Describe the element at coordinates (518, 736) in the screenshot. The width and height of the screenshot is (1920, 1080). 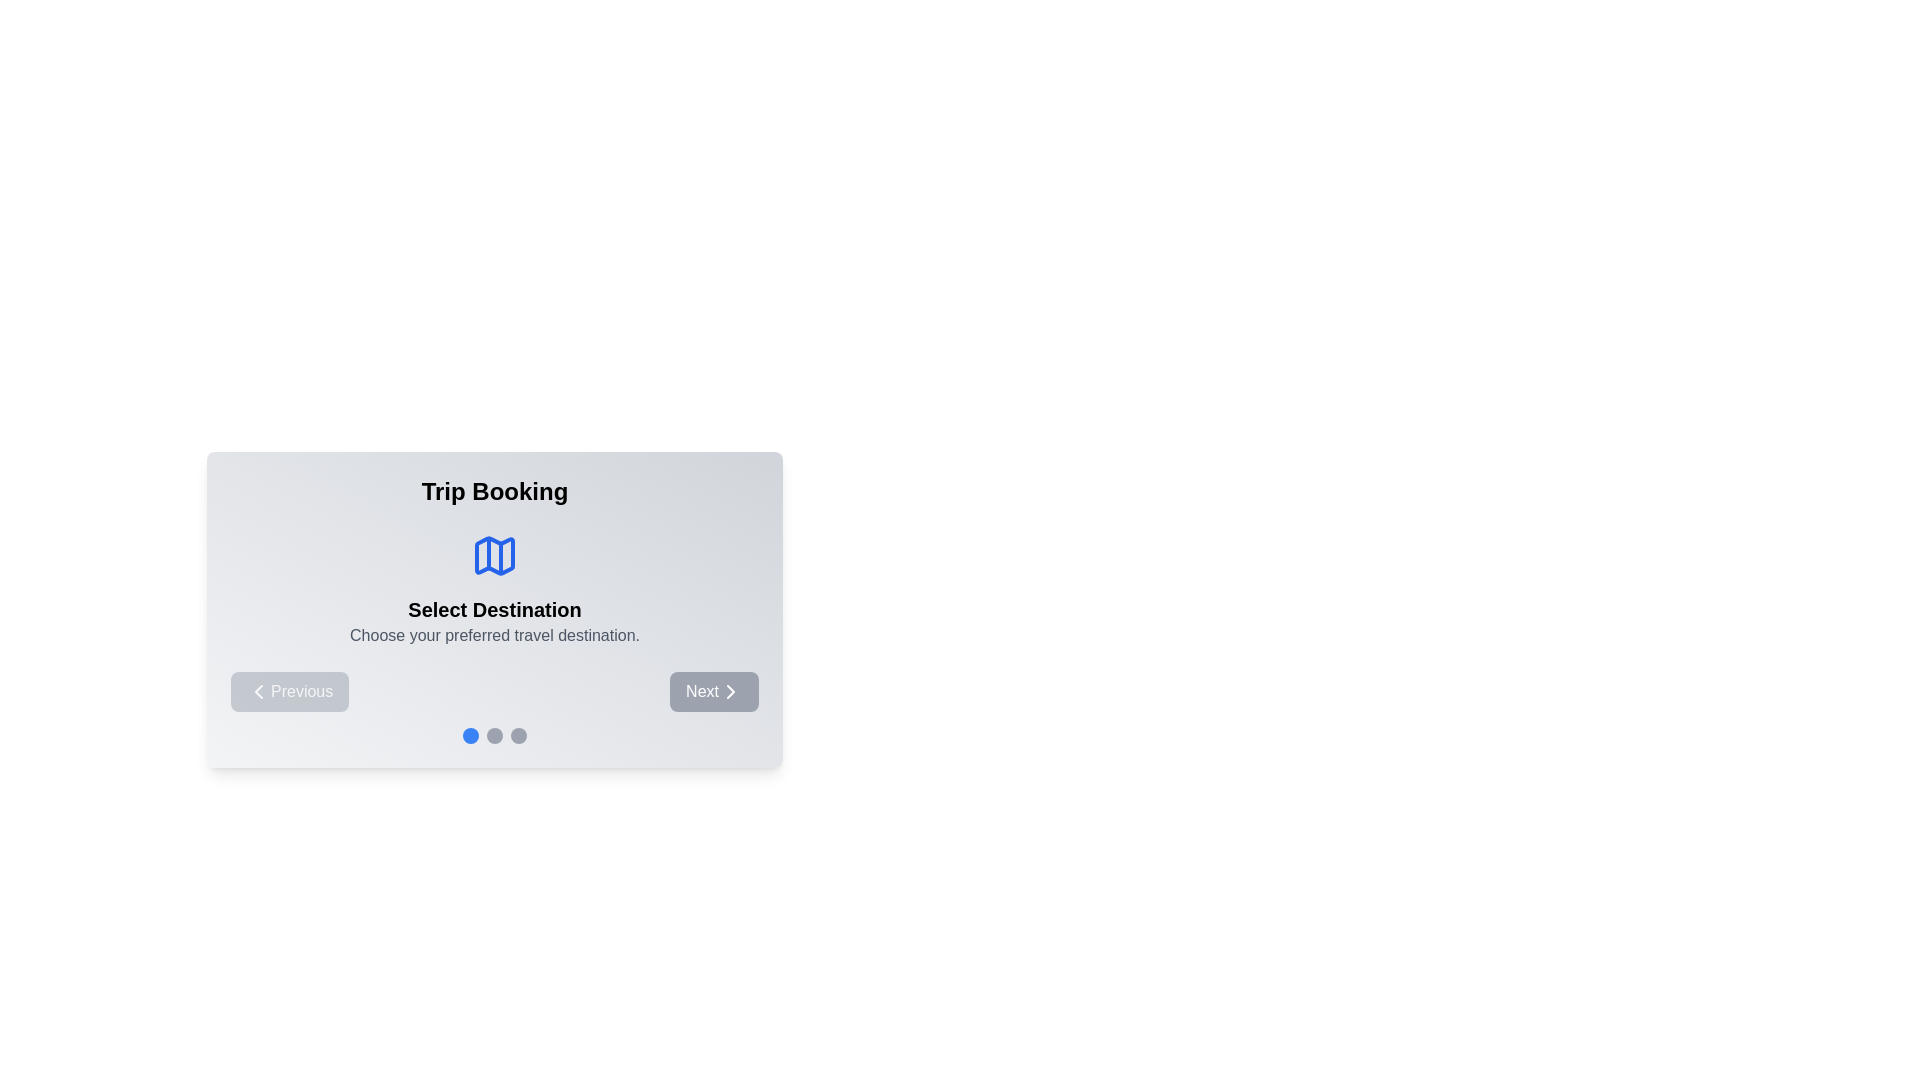
I see `the third circular indicator in the horizontal sequence at the bottom center of the 'Trip Booking' card` at that location.